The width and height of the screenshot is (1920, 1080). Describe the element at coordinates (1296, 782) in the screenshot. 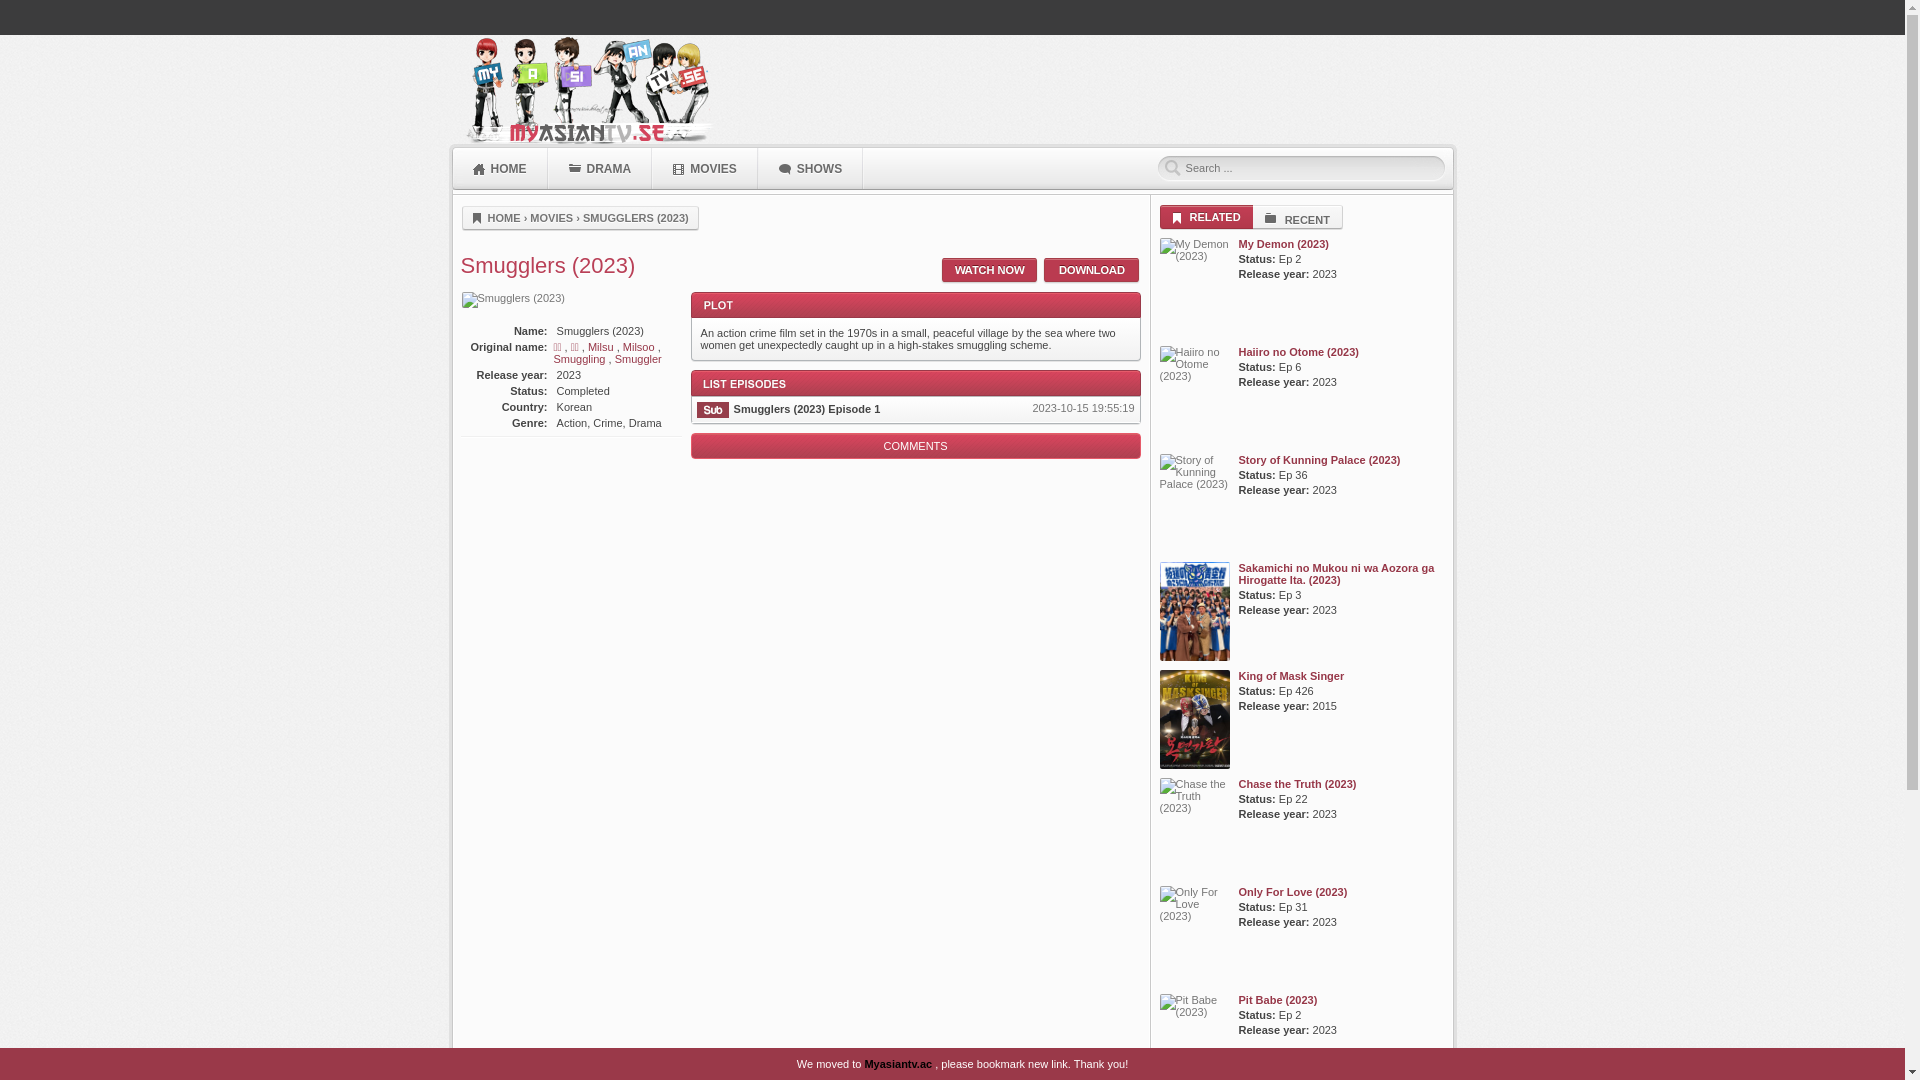

I see `'Chase the Truth (2023)'` at that location.